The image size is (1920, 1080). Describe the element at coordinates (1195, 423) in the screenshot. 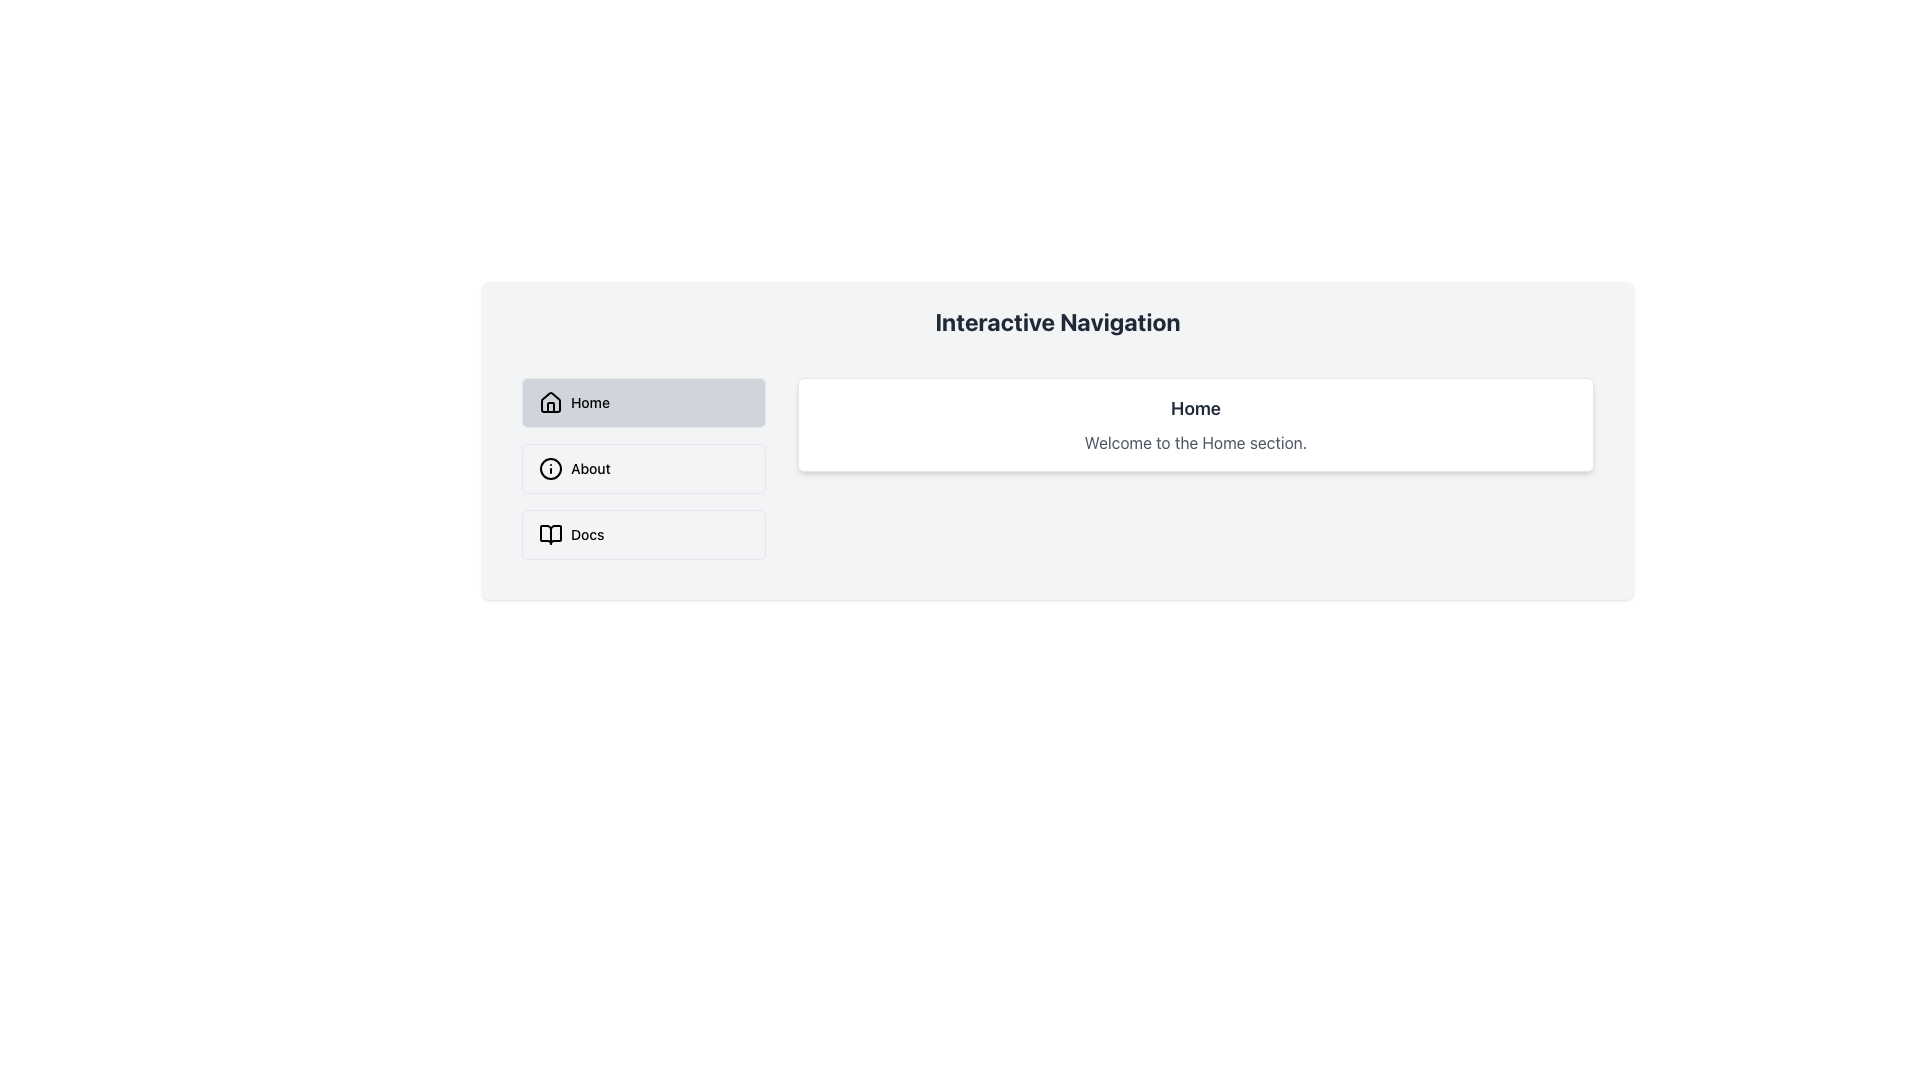

I see `the informational Text panel located in the main content area below the 'Interactive Navigation' header` at that location.